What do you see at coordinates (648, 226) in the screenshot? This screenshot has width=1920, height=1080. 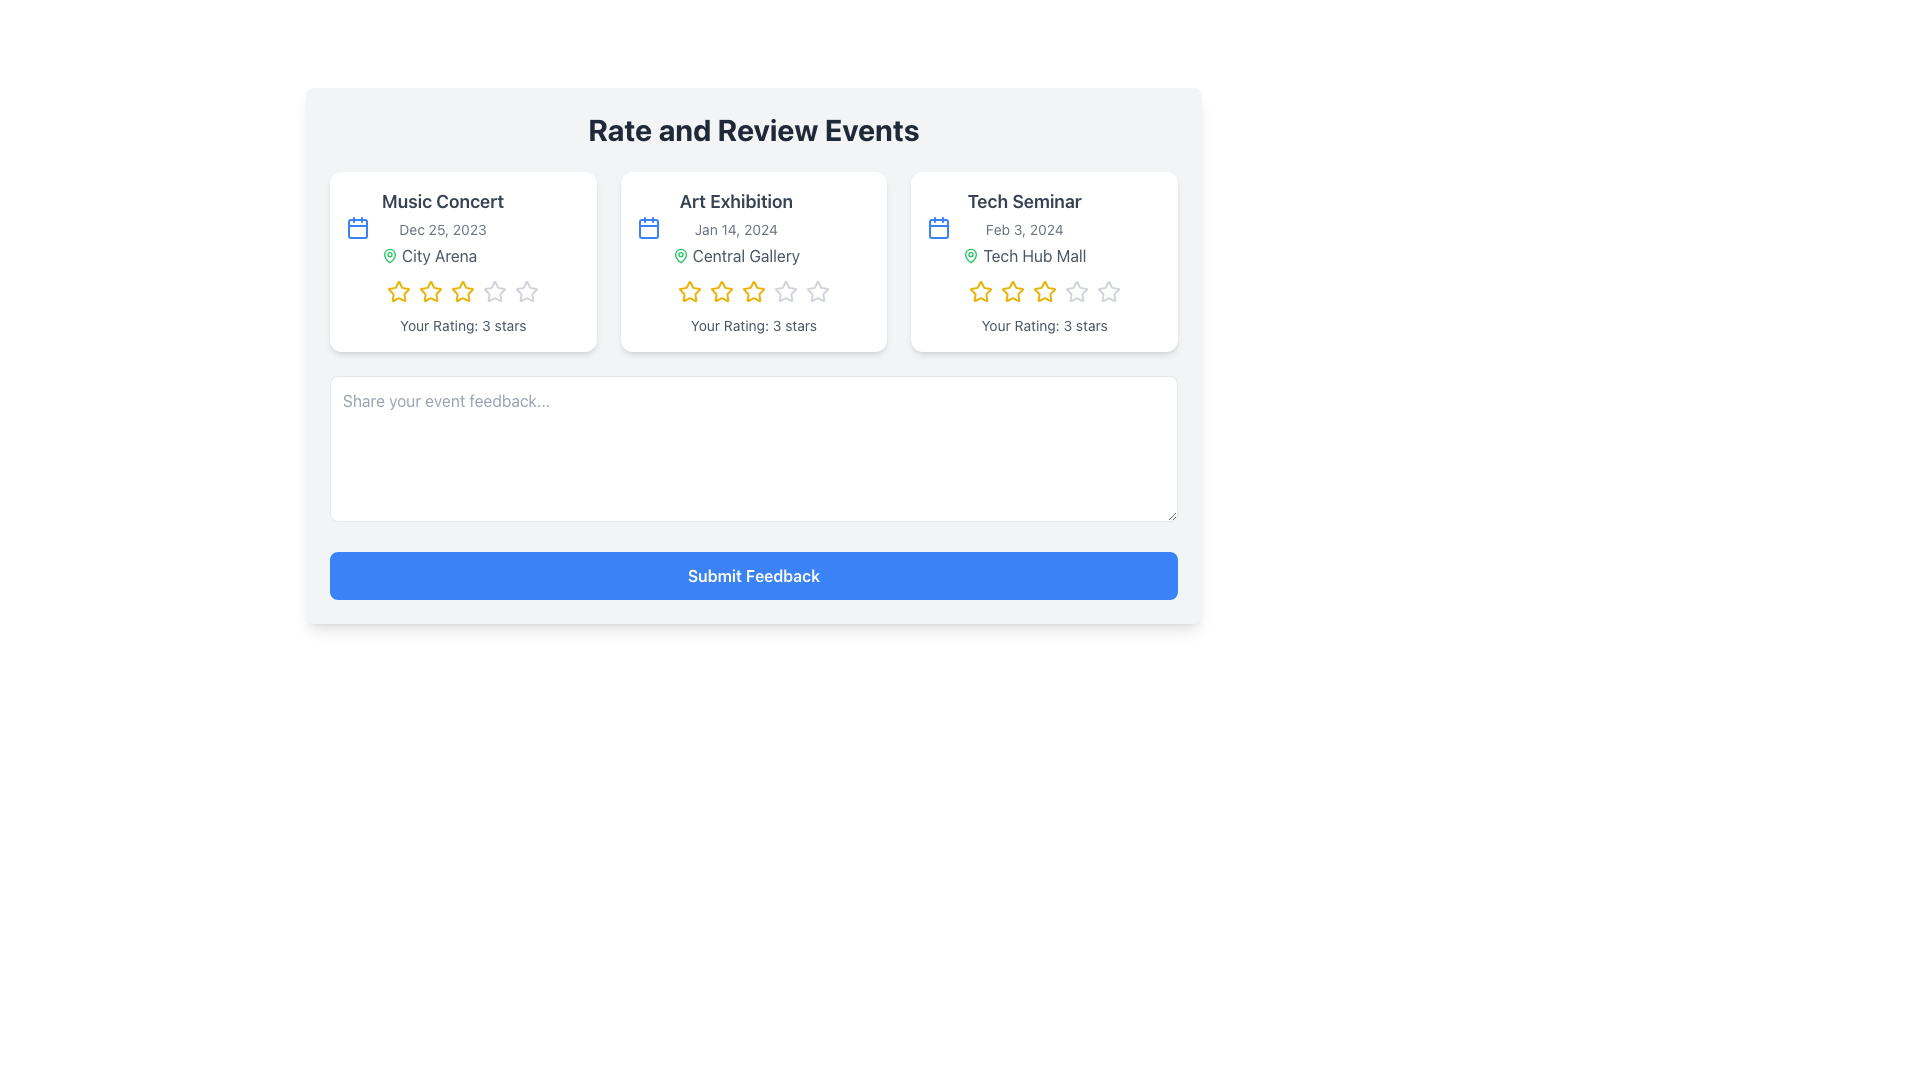 I see `the blue calendar icon located at the top-left corner of the 'Art Exhibition' card, positioned above the date text 'Jan 14, 2024'` at bounding box center [648, 226].